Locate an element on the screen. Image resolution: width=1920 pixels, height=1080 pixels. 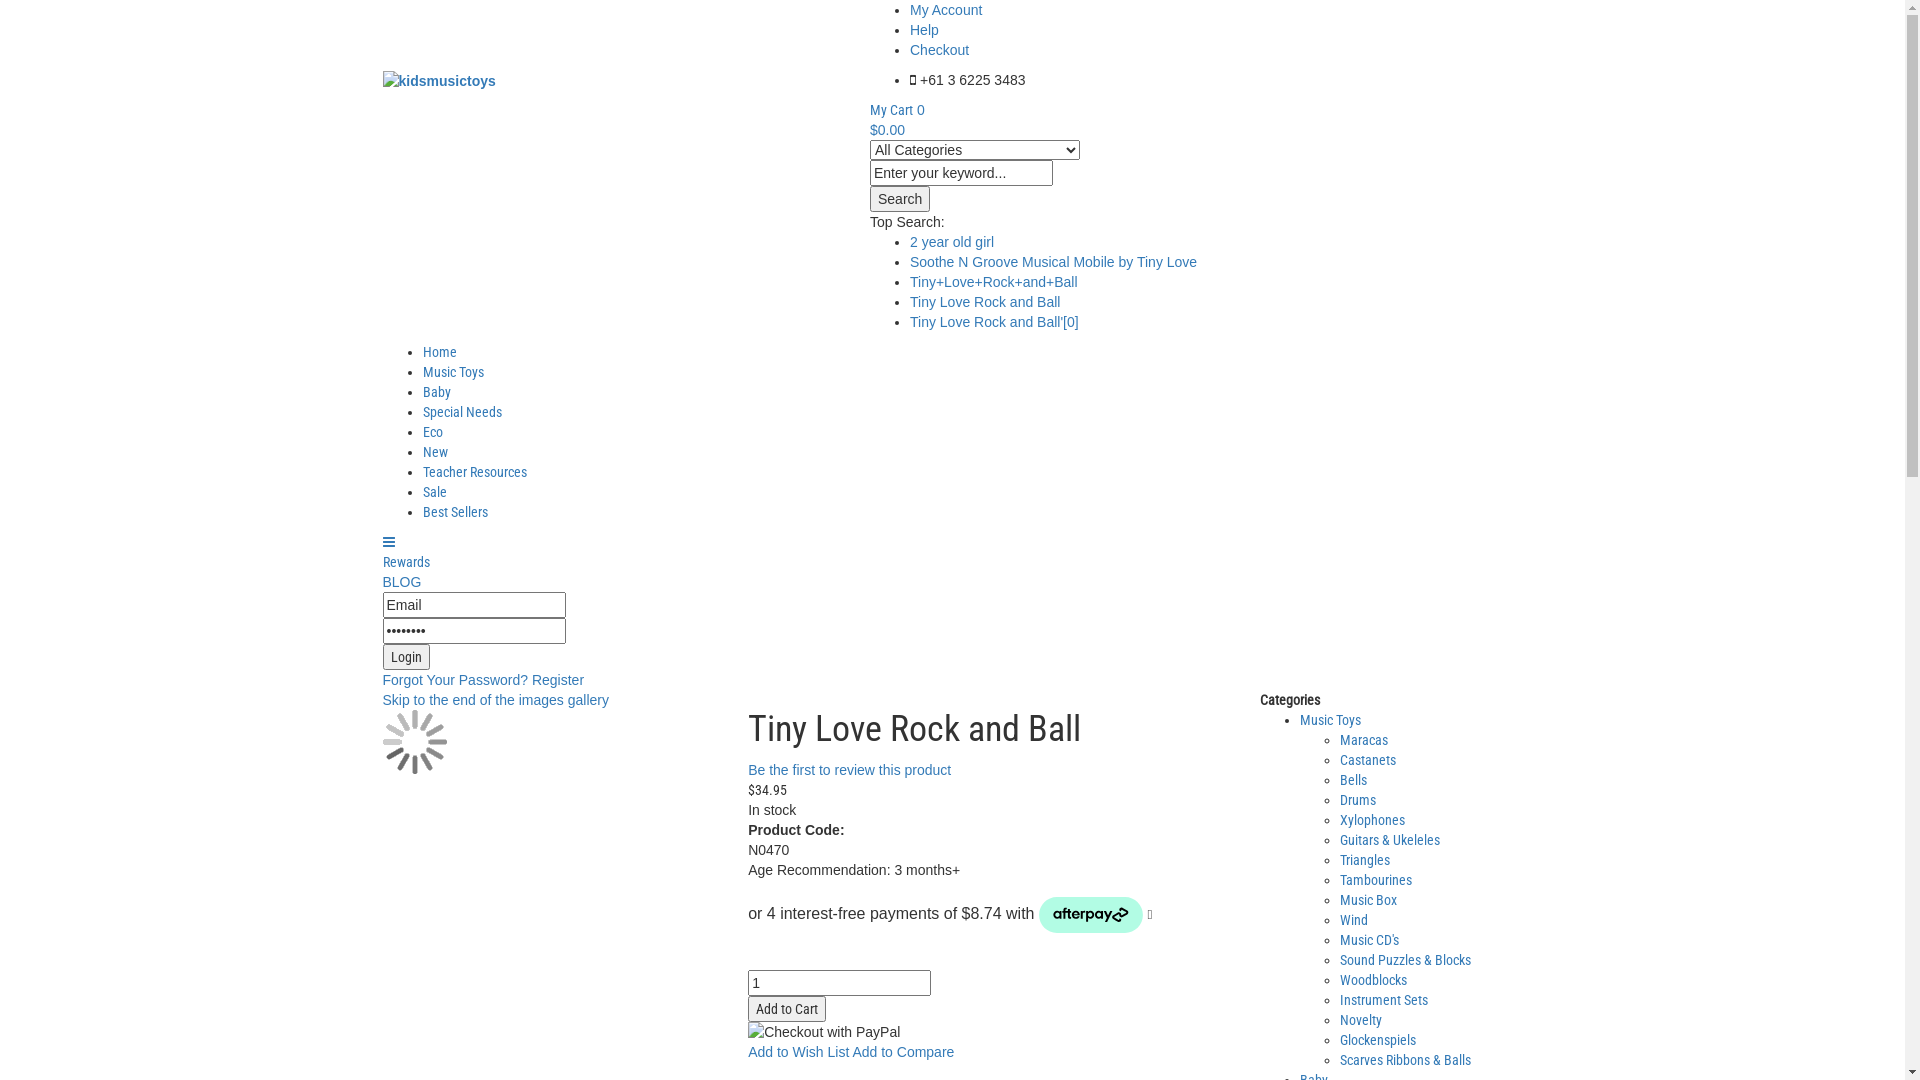
'Checkout' is located at coordinates (938, 49).